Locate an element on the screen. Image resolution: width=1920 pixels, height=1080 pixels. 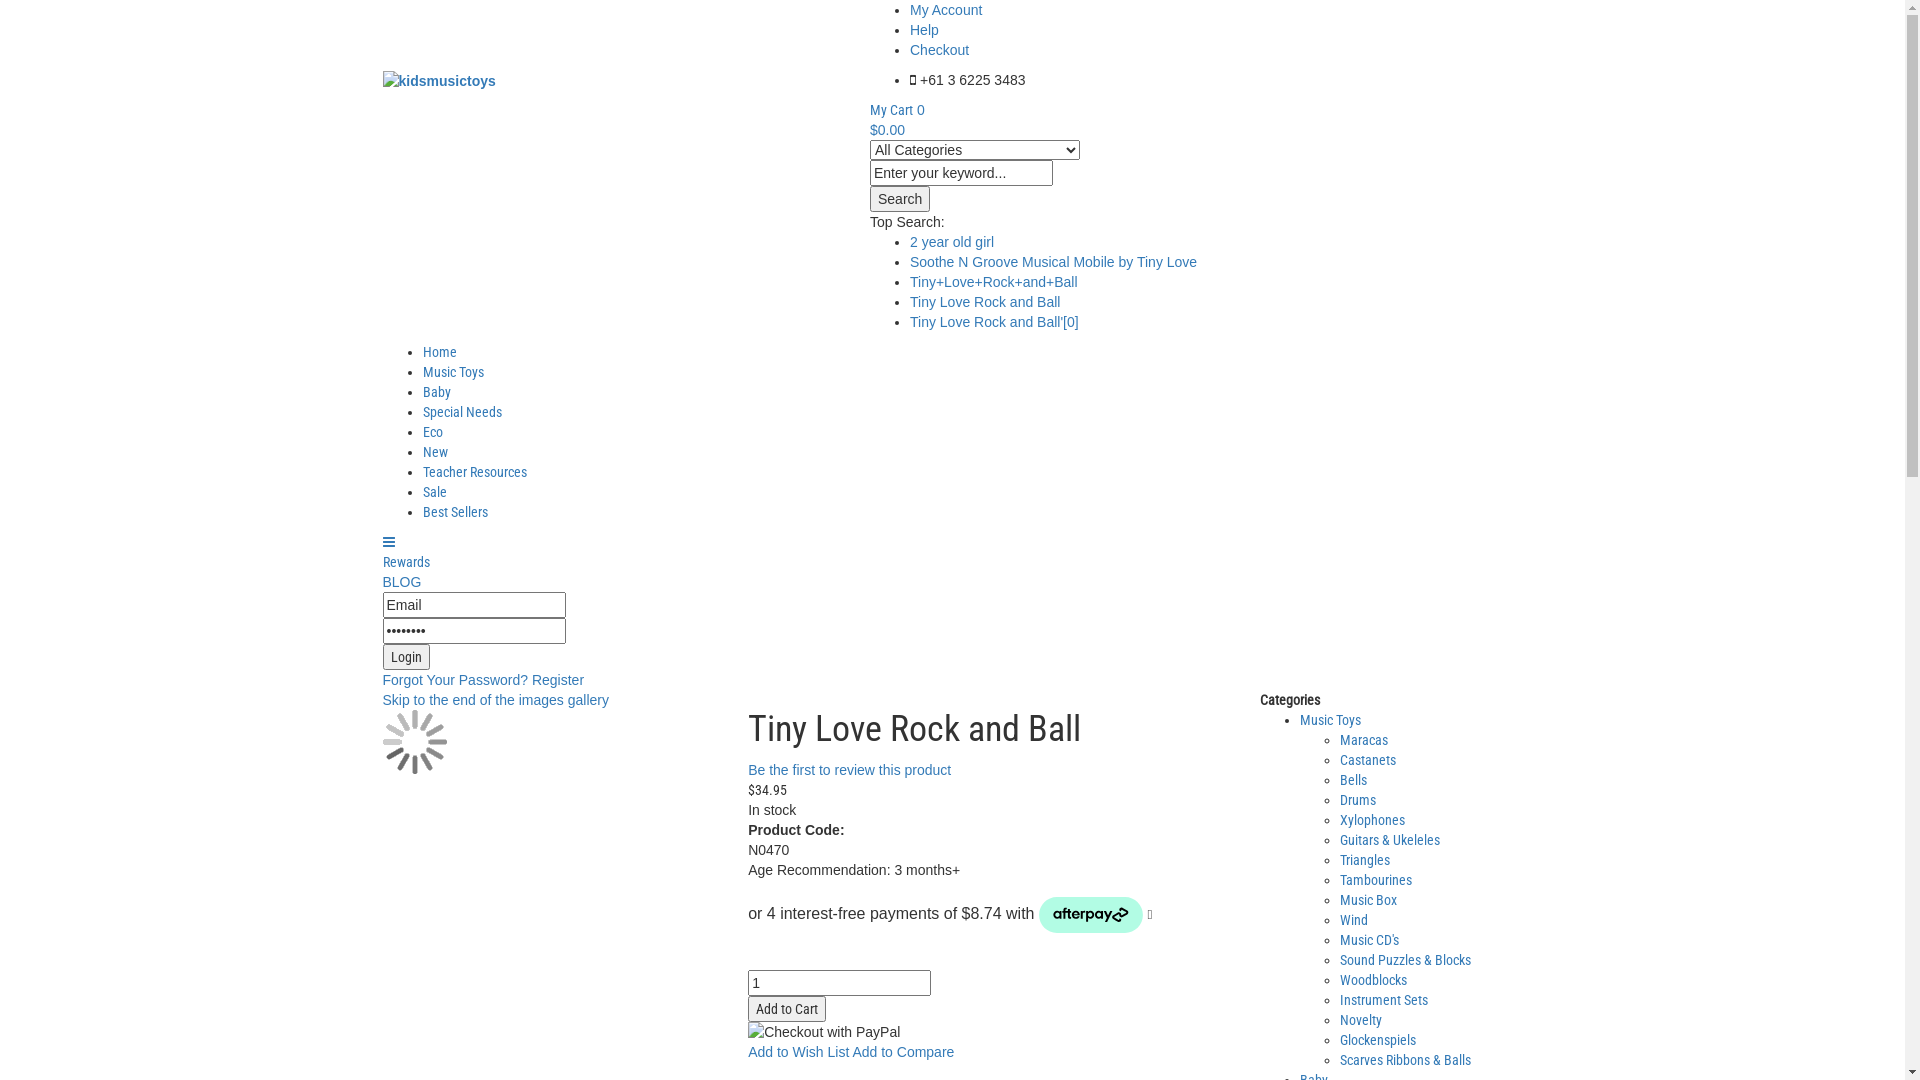
'Checkout' is located at coordinates (938, 49).